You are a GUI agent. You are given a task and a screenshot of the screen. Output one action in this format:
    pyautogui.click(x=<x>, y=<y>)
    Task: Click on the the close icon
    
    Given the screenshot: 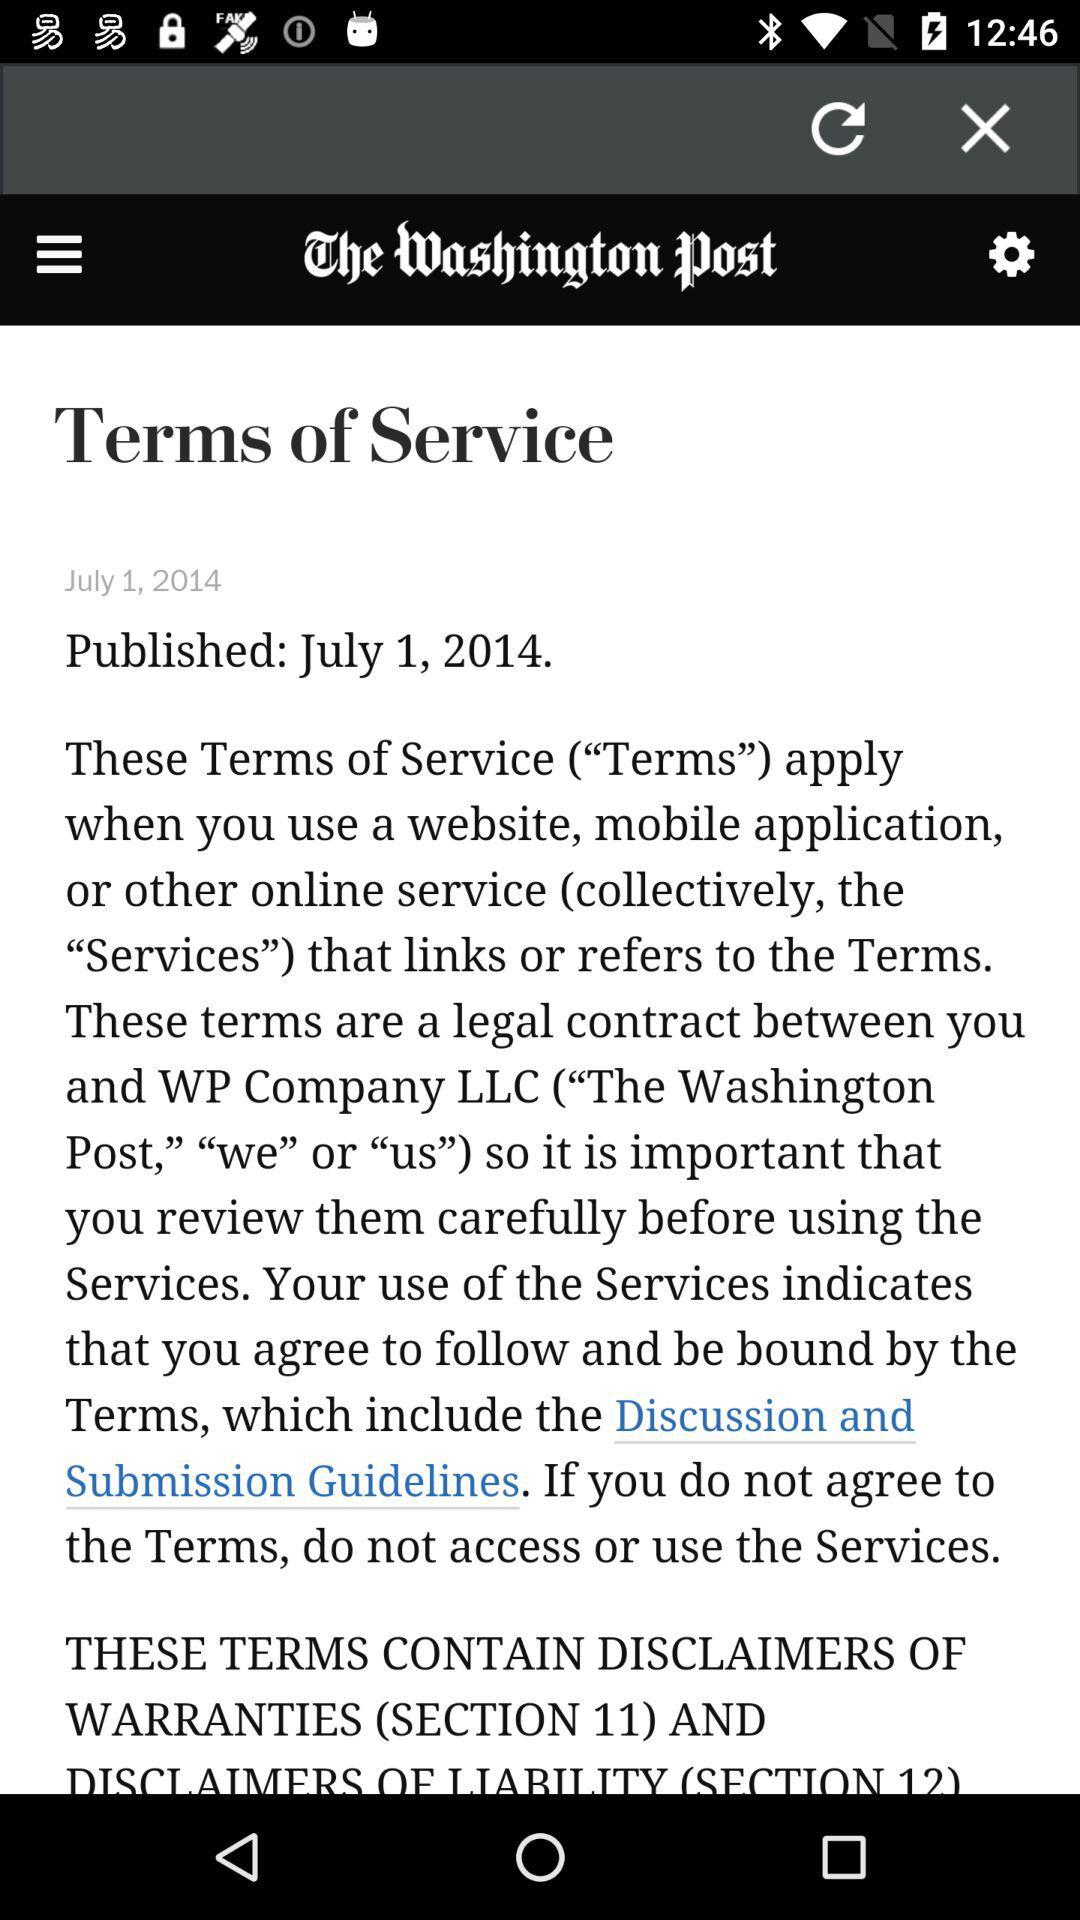 What is the action you would take?
    pyautogui.click(x=984, y=127)
    